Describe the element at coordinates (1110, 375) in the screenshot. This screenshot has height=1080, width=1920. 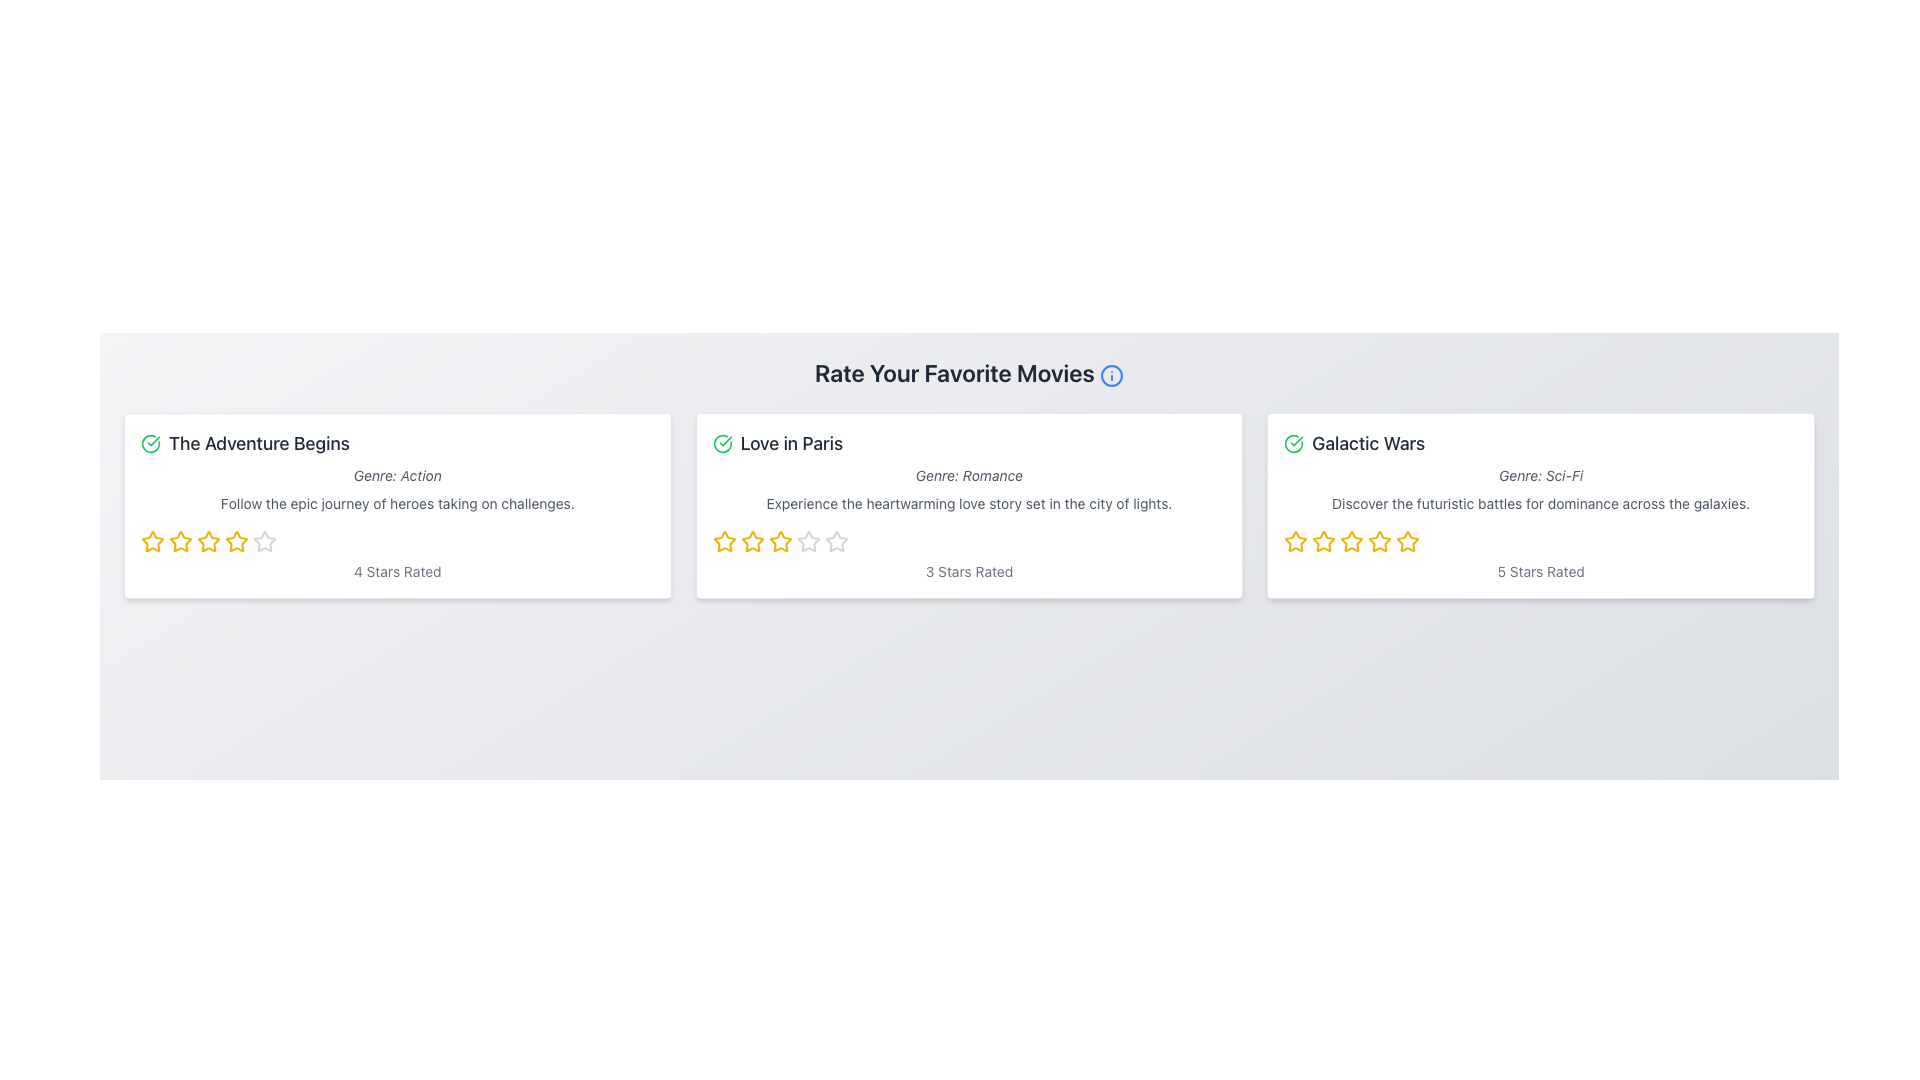
I see `the informational help icon located to the right side of the title 'Rate Your Favorite Movies'` at that location.